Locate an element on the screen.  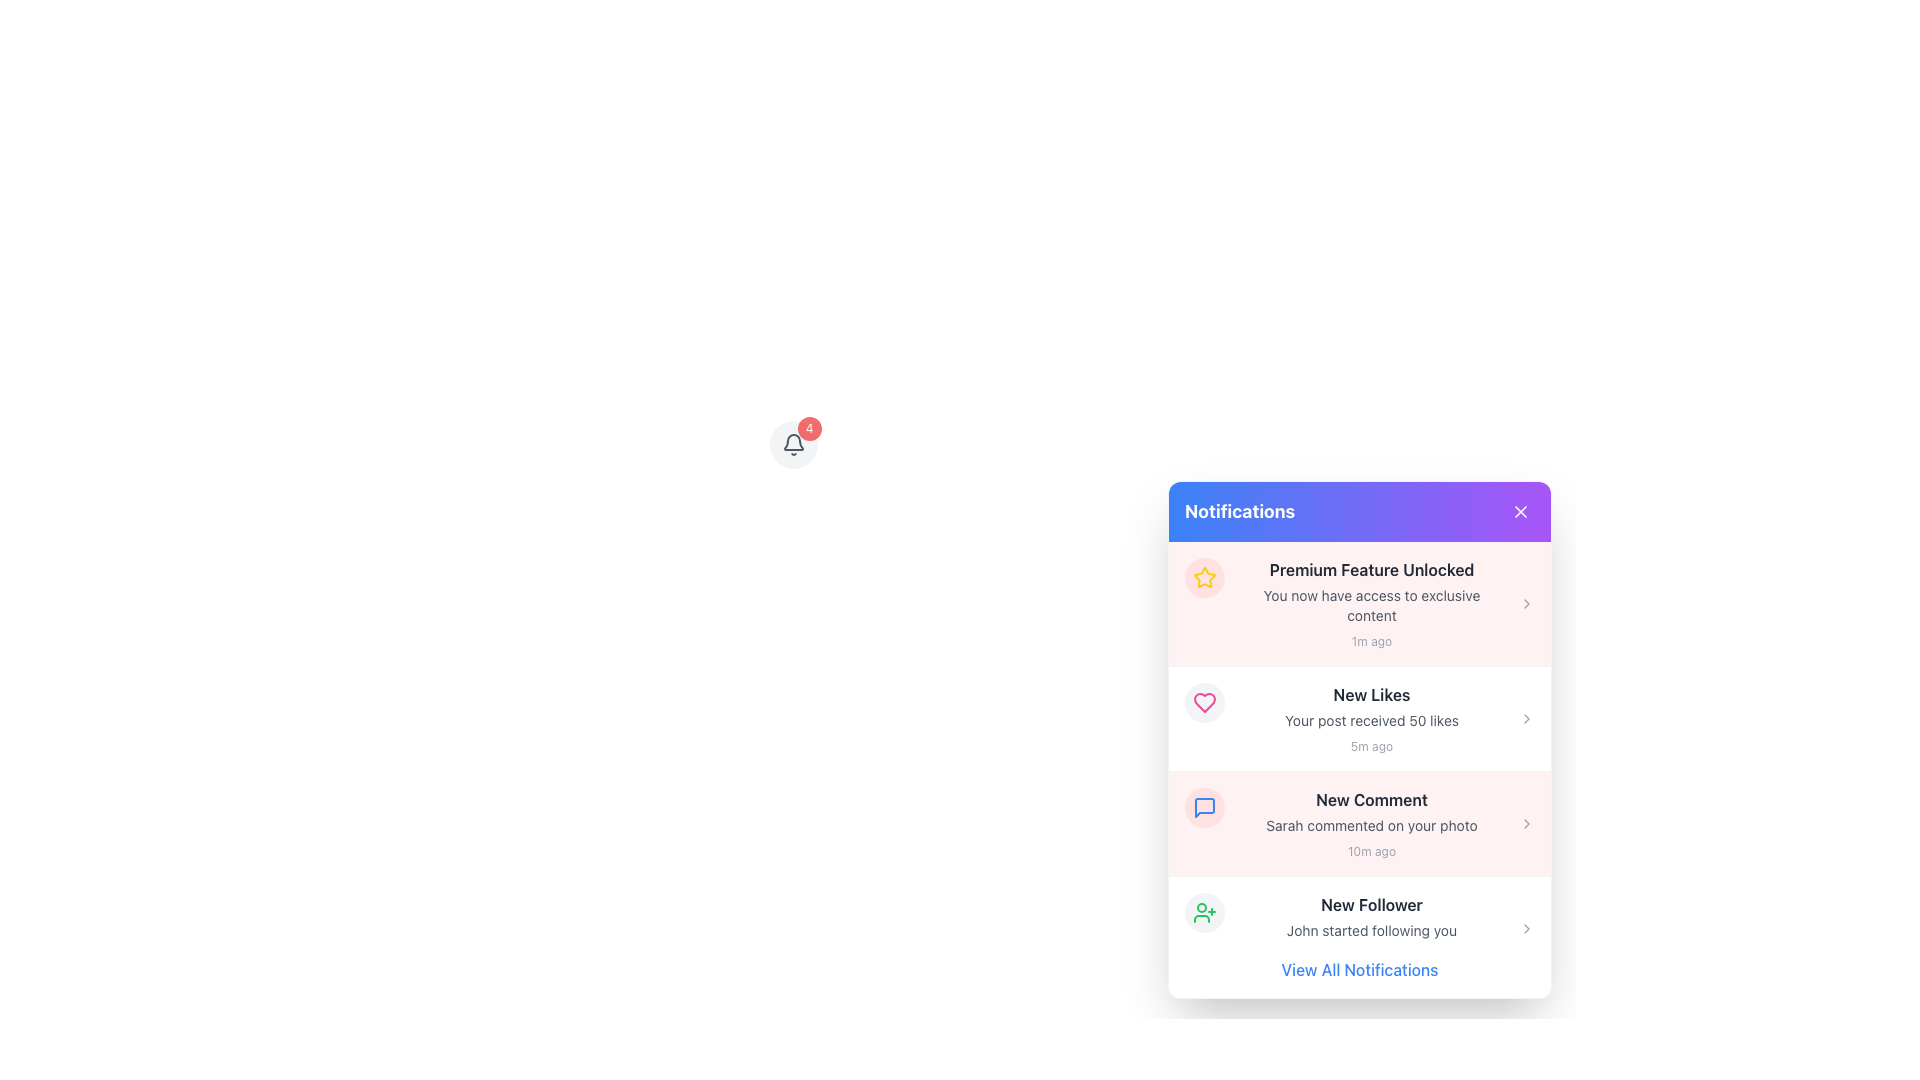
the close button located at the top-right corner of the notifications panel is located at coordinates (1520, 511).